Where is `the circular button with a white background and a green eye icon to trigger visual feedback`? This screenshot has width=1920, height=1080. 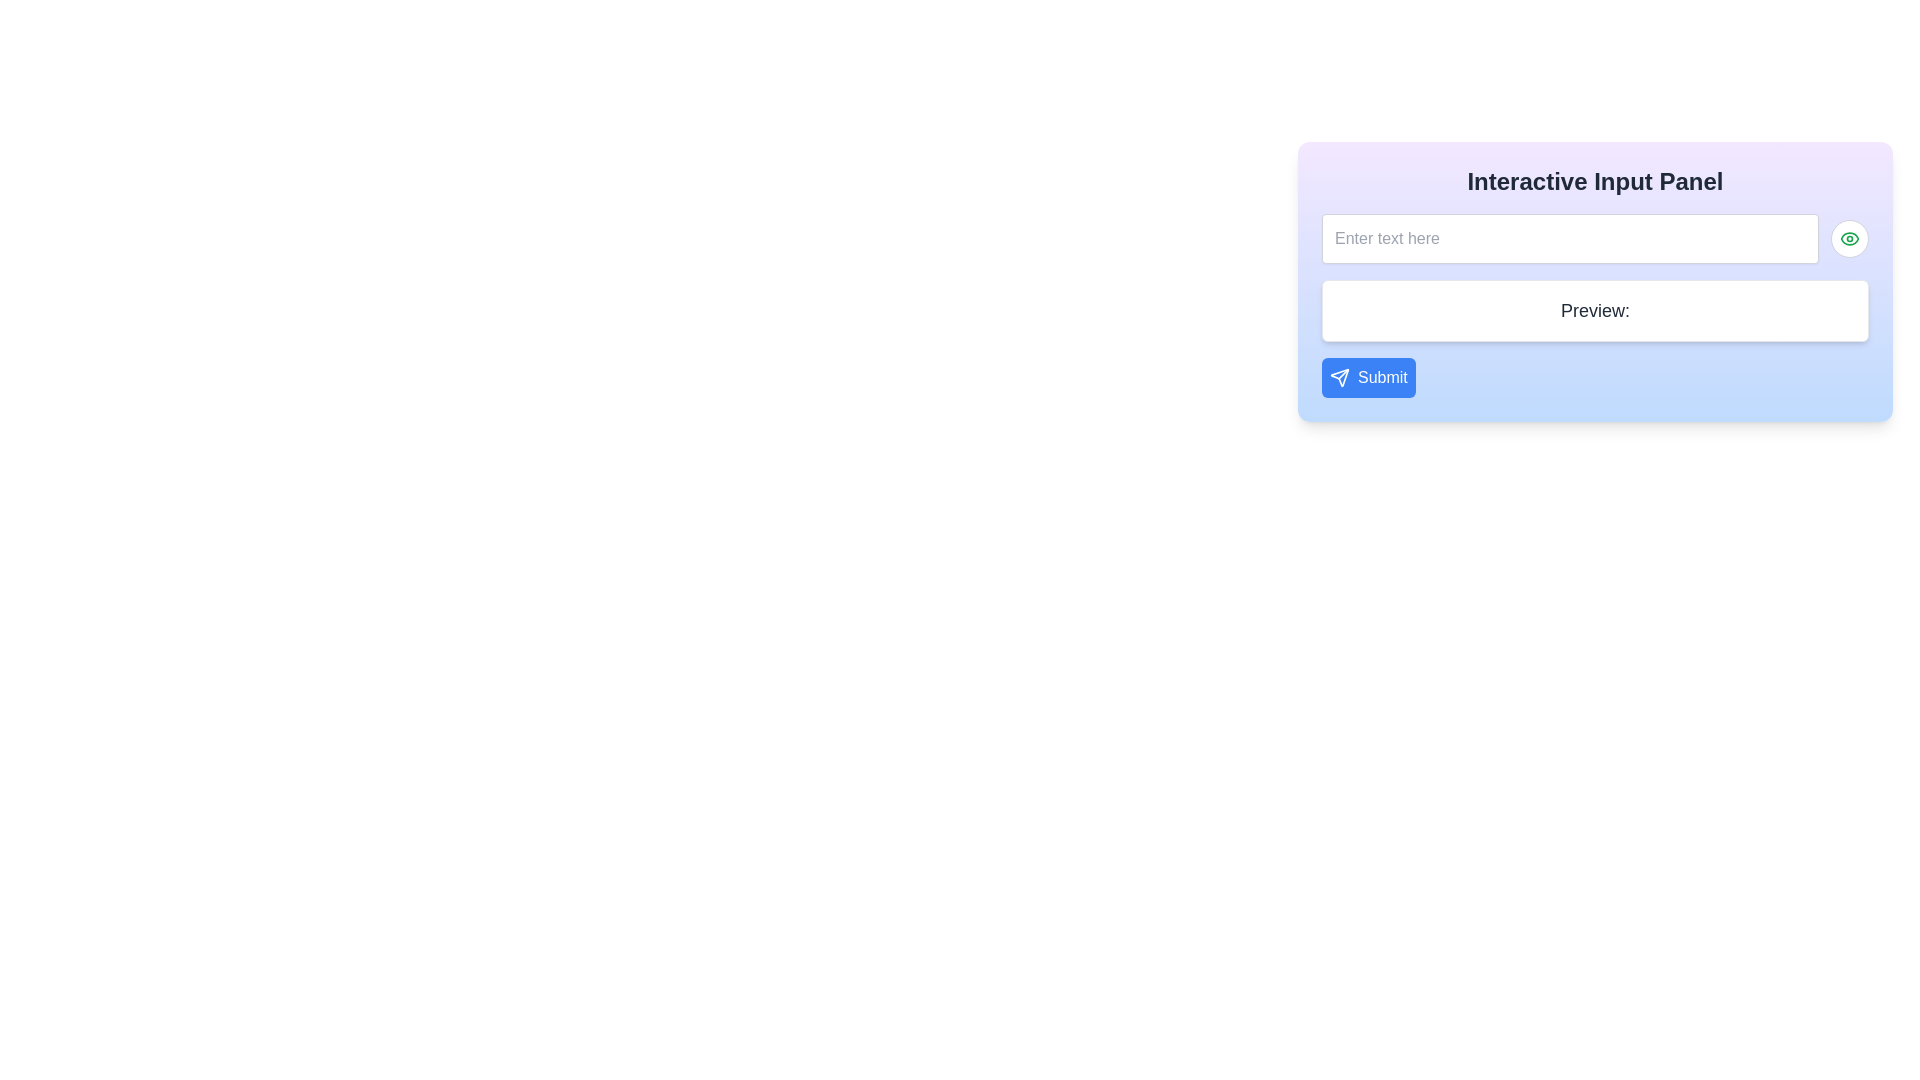
the circular button with a white background and a green eye icon to trigger visual feedback is located at coordinates (1848, 238).